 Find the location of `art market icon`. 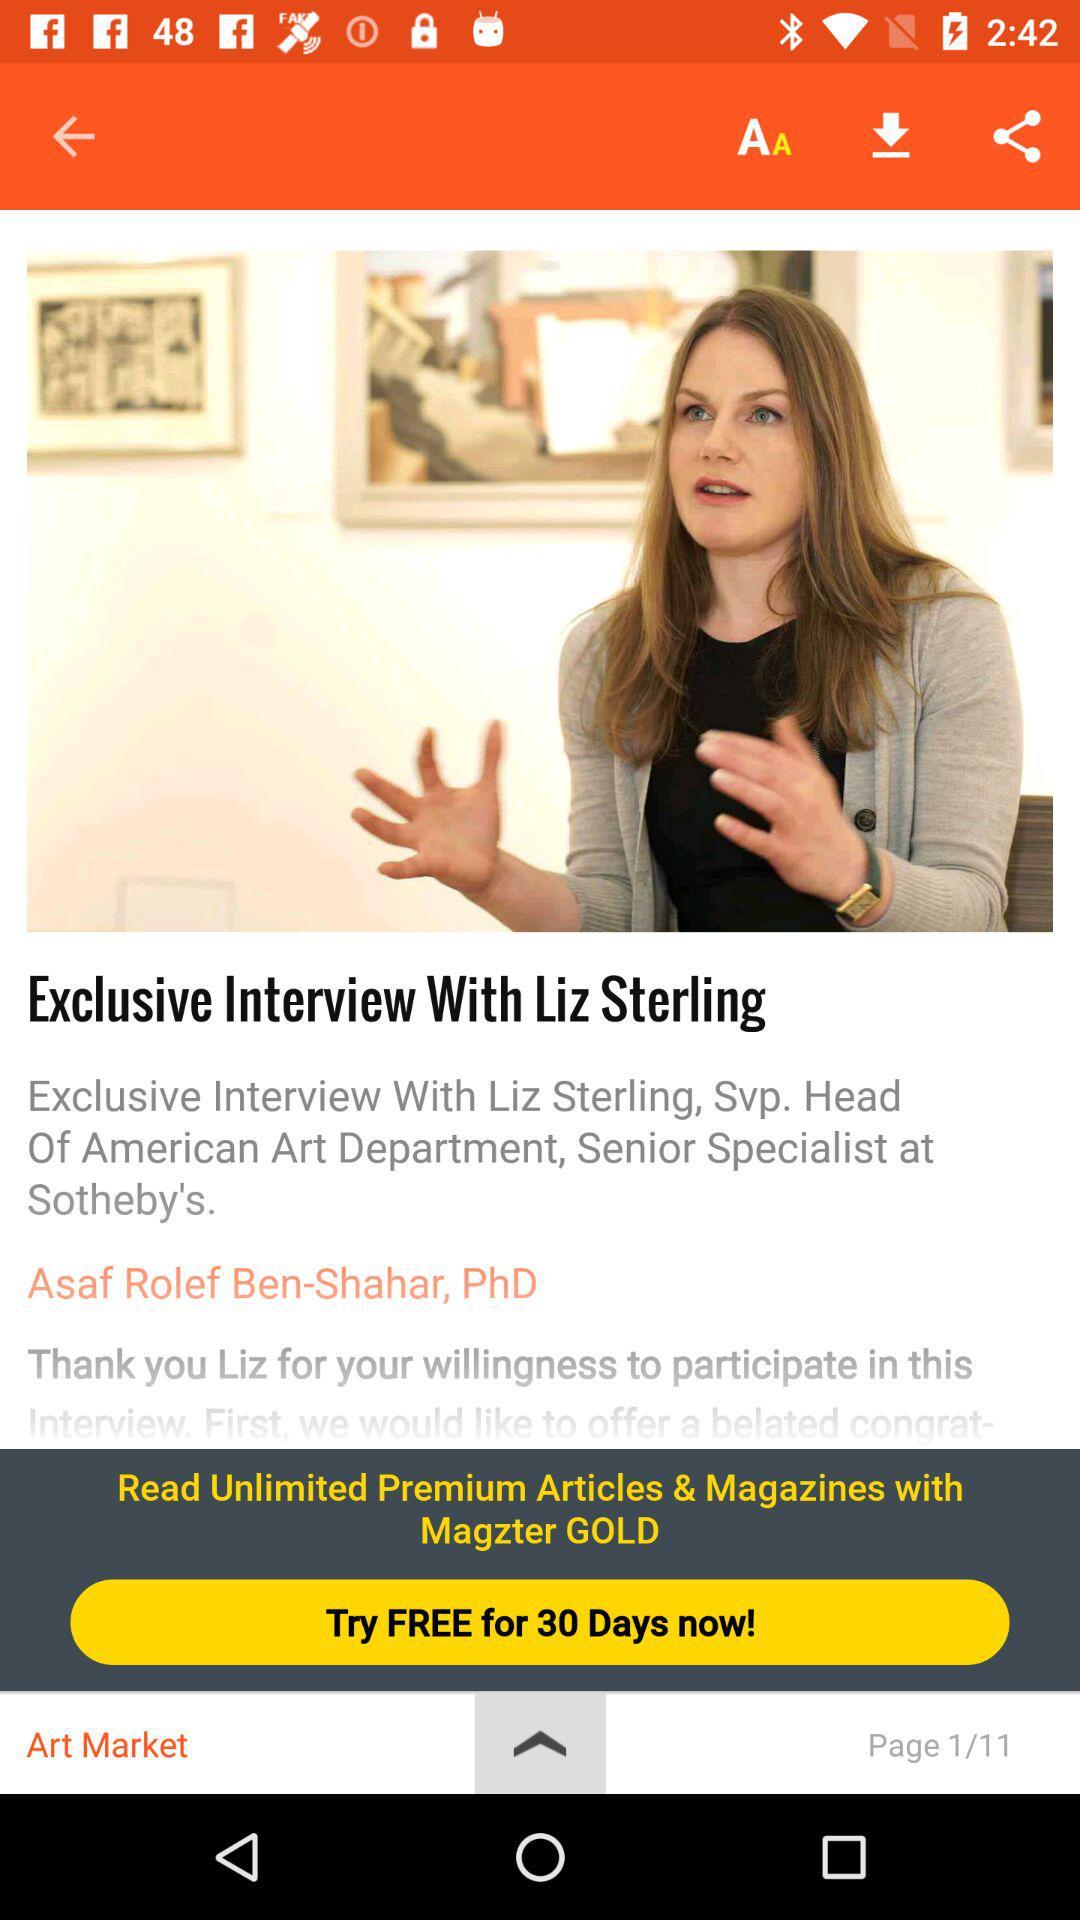

art market icon is located at coordinates (249, 1743).